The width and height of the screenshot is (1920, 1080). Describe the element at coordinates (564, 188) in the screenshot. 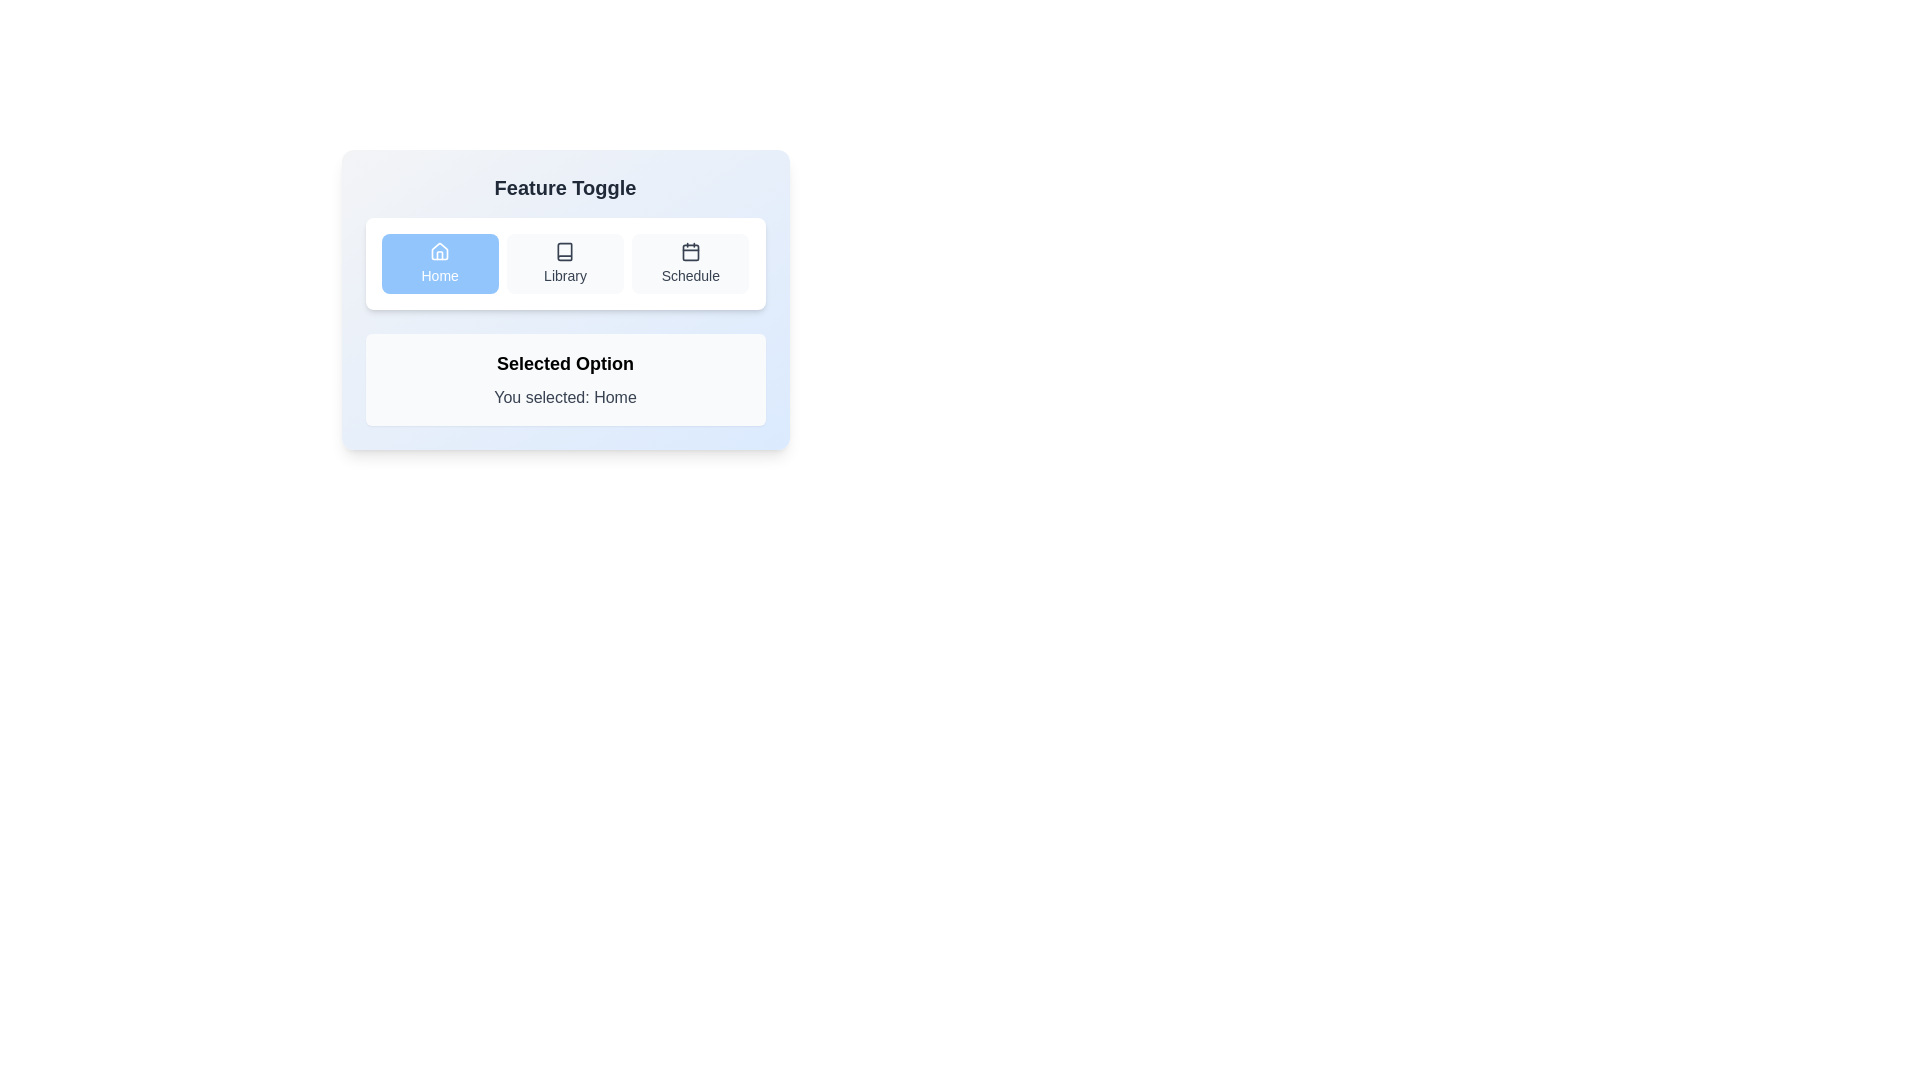

I see `the text label or heading at the top of the module, which serves as a title to help users identify the functionality or topic of the section` at that location.